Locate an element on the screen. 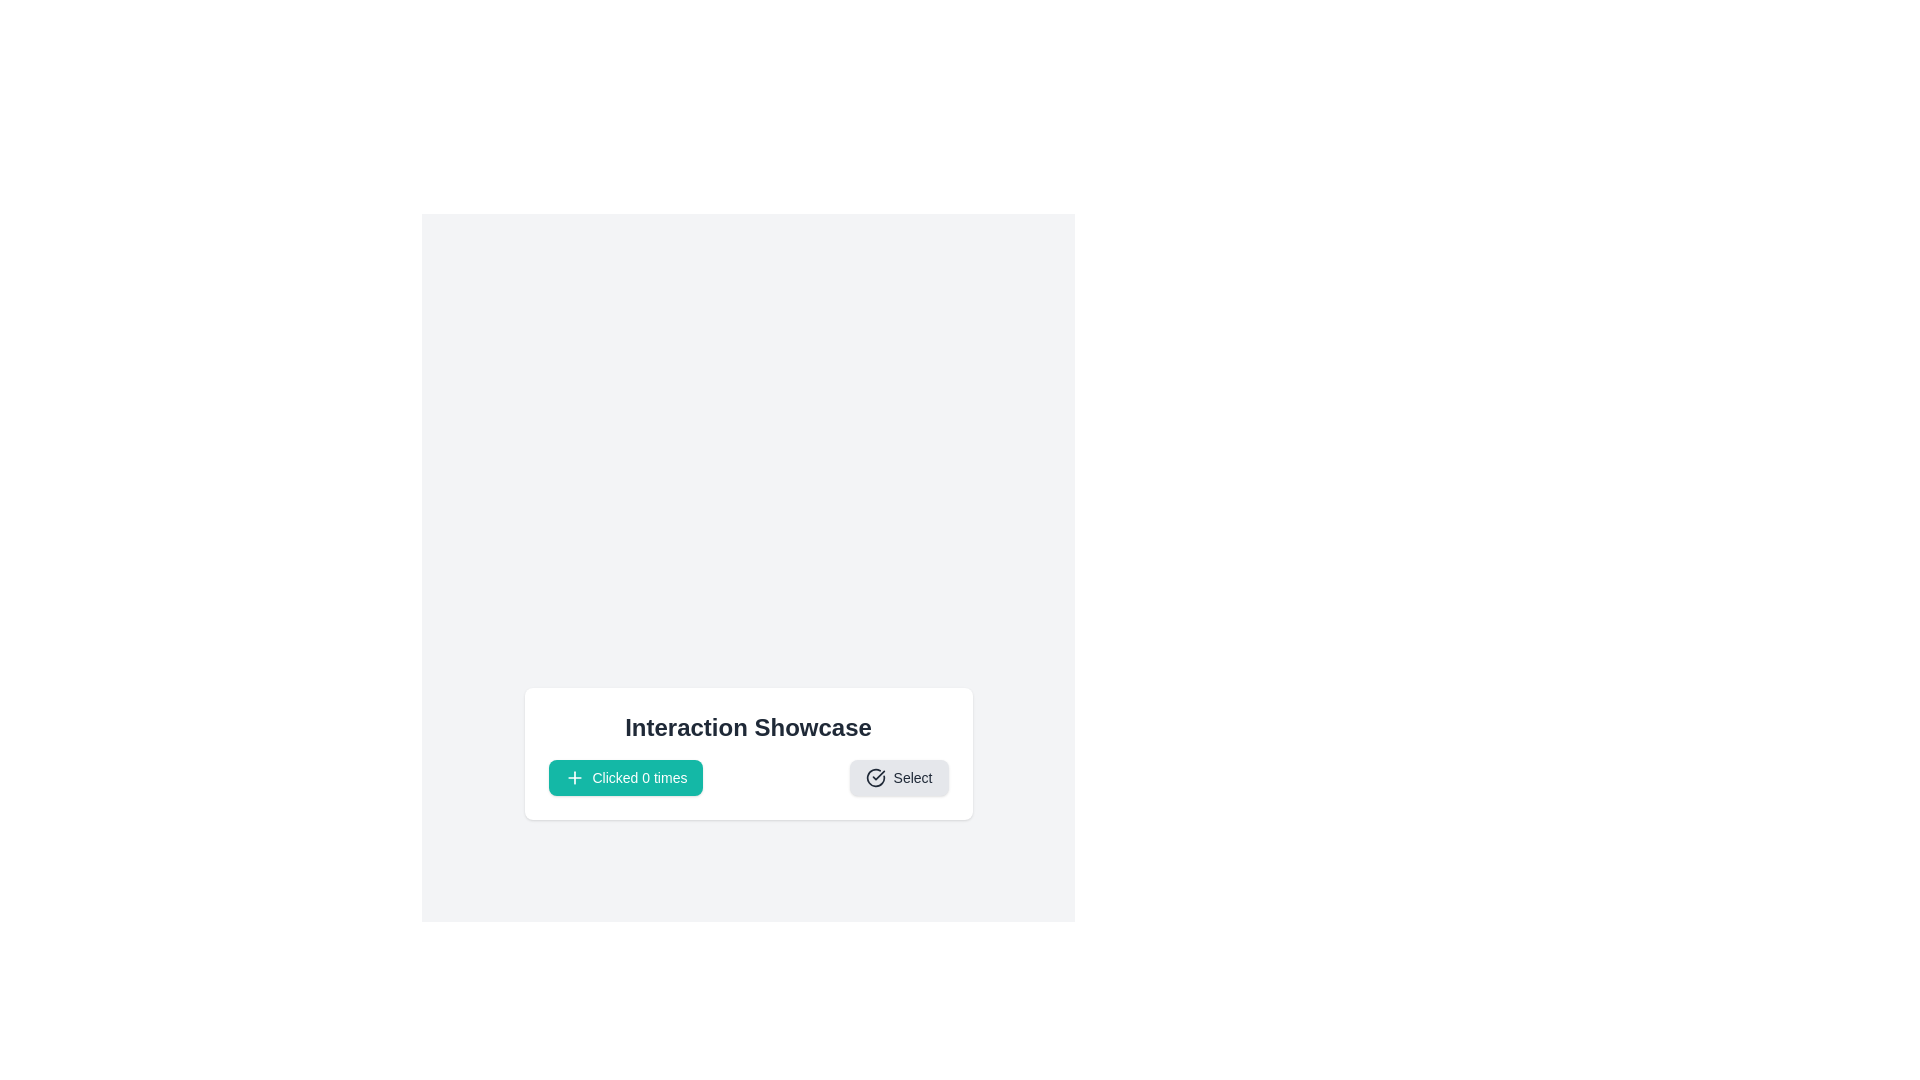  the Composite UI element containing the teal-colored button labeled 'Clicked 0 times' and the light gray button labeled 'Select' to trigger visual feedback is located at coordinates (747, 777).